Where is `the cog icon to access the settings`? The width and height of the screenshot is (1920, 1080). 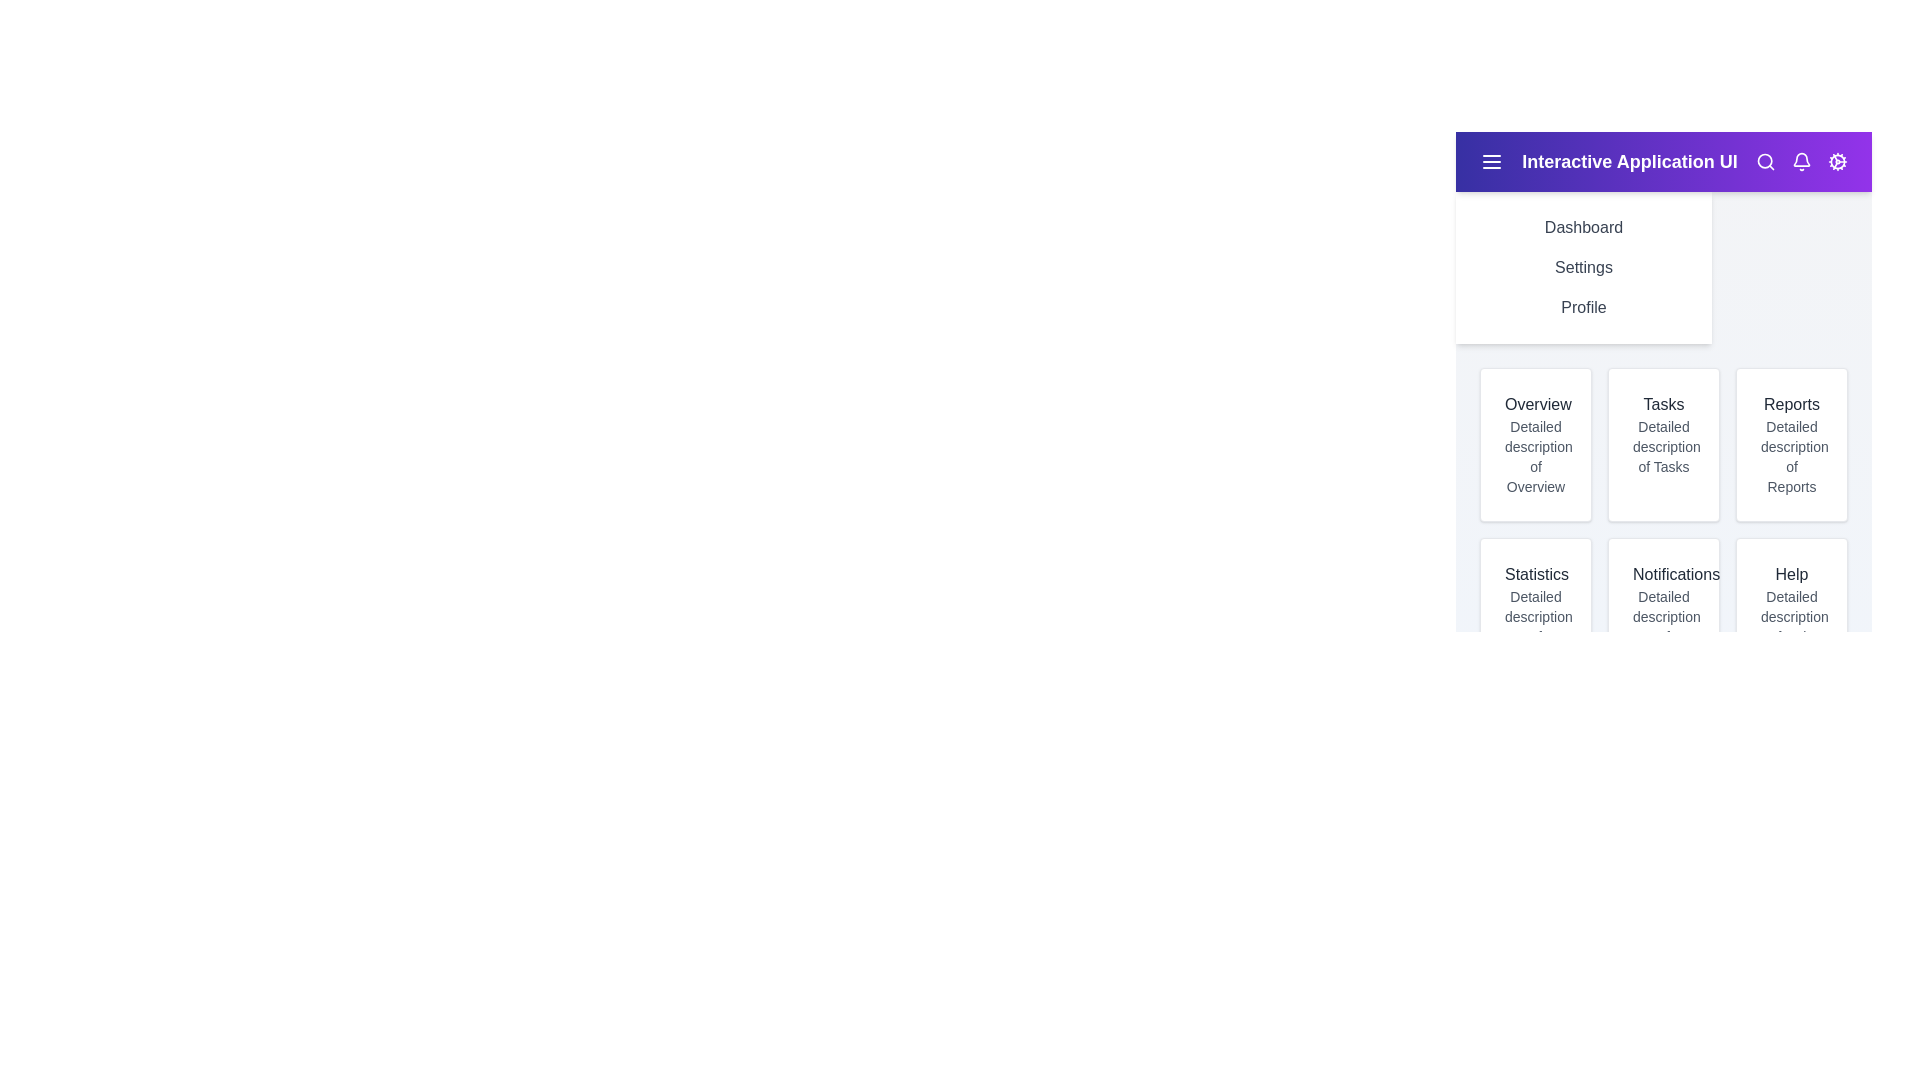
the cog icon to access the settings is located at coordinates (1838, 161).